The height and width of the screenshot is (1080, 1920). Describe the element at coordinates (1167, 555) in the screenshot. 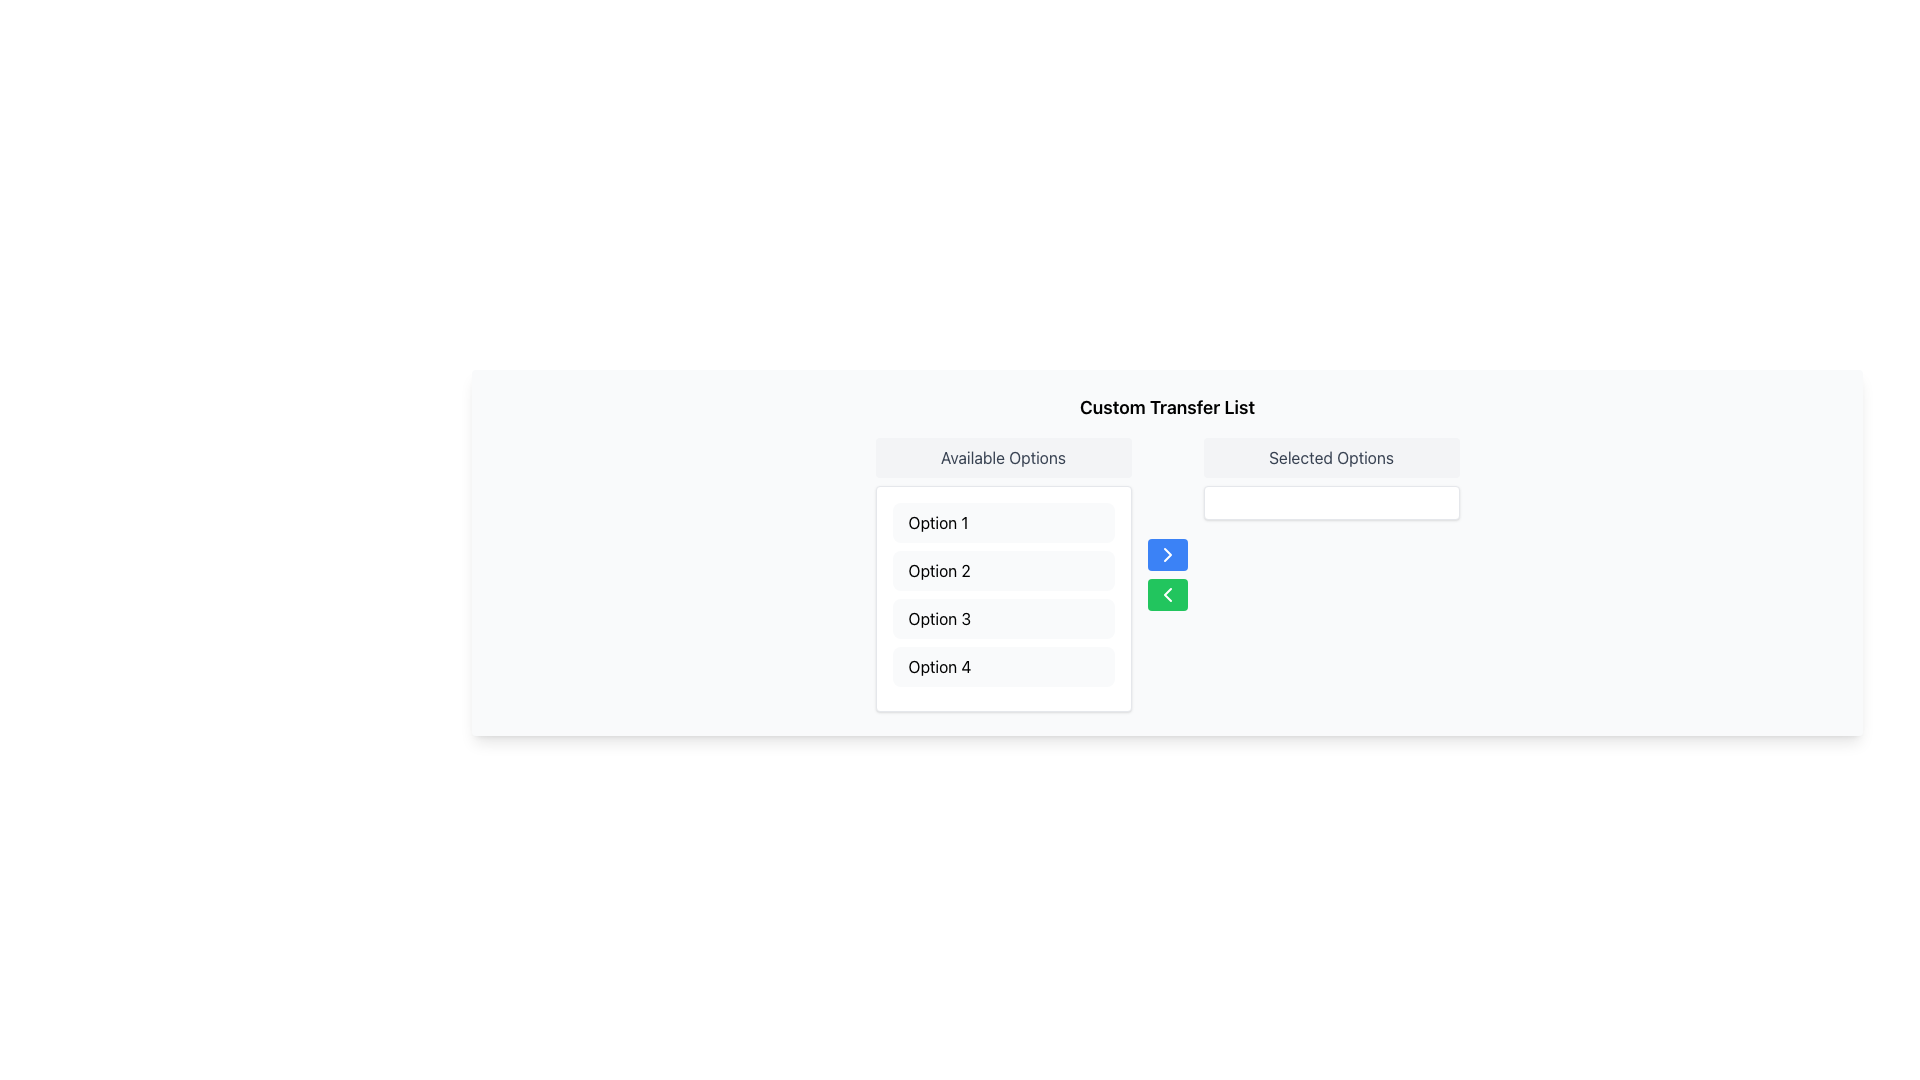

I see `the topmost button located between the 'Available Options' and 'Selected Options' columns to transfer an item` at that location.